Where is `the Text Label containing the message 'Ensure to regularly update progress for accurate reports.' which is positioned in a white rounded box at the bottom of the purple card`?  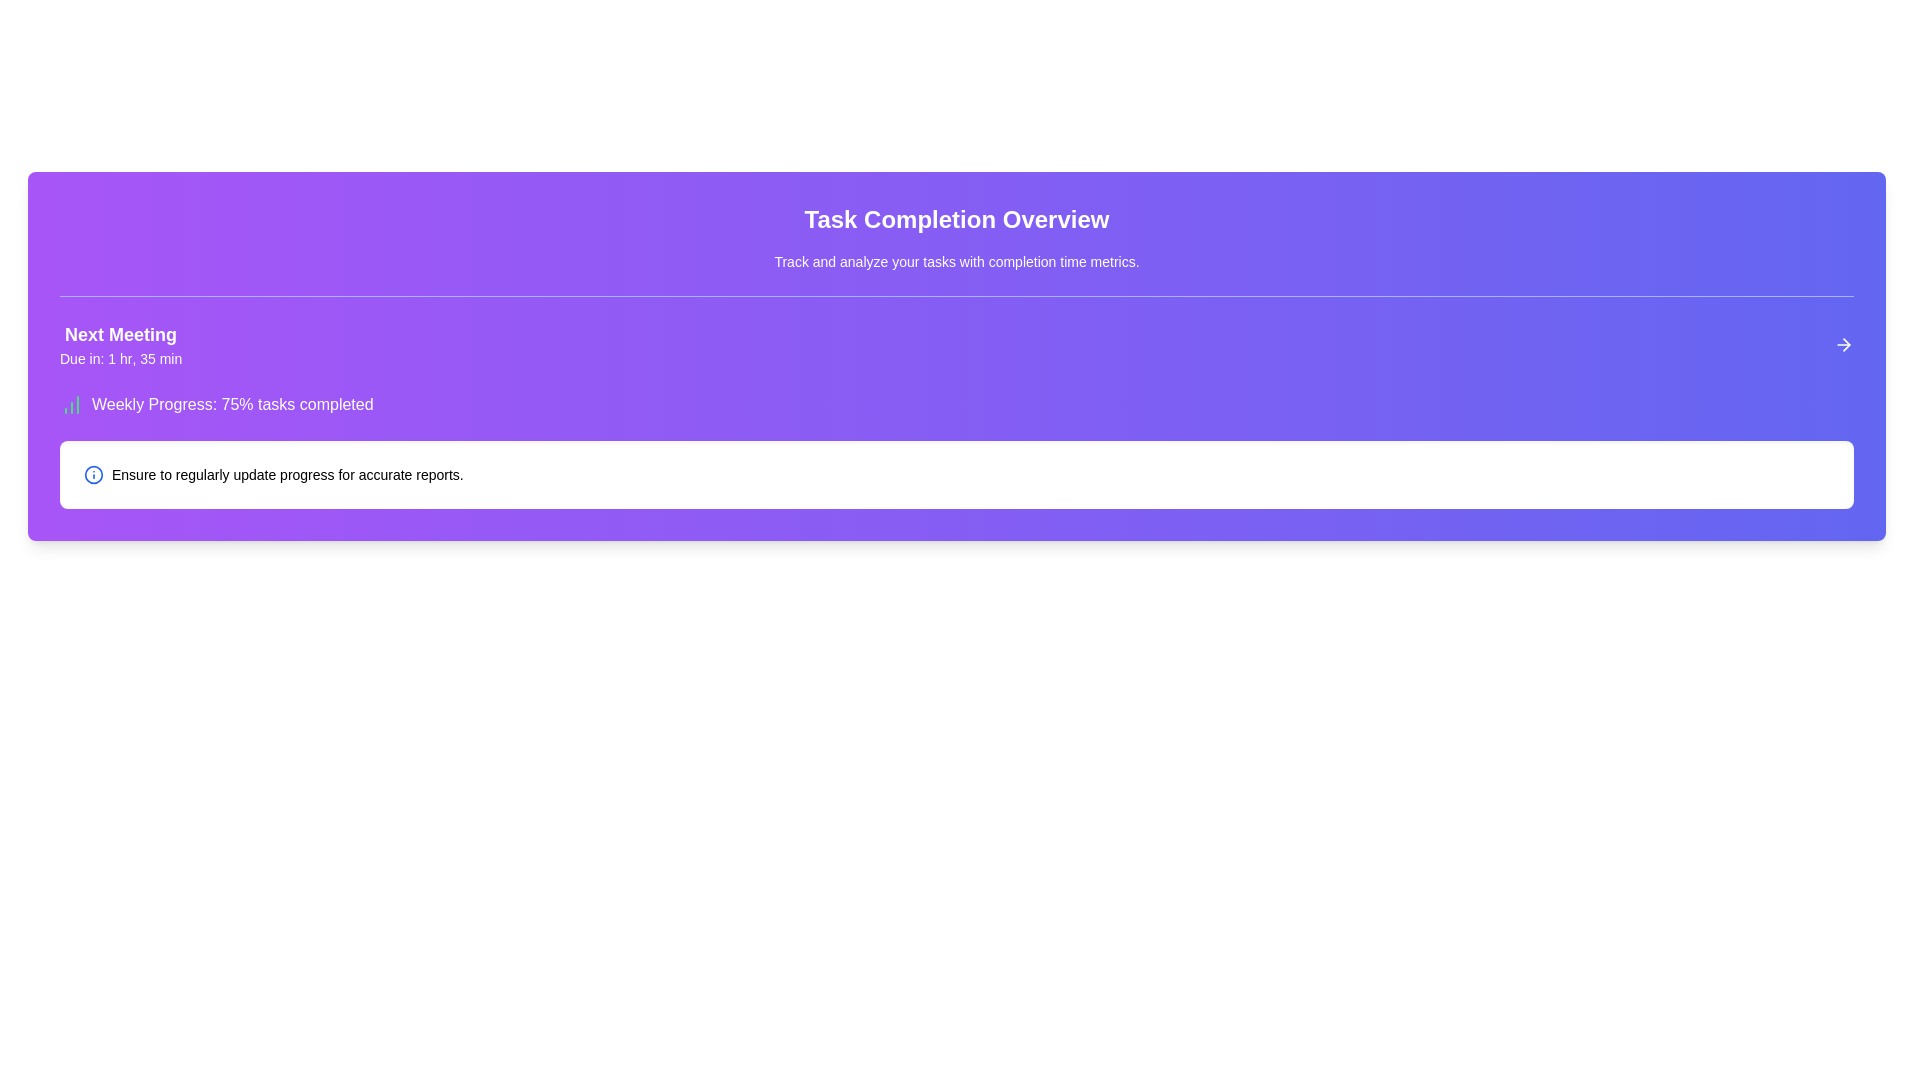 the Text Label containing the message 'Ensure to regularly update progress for accurate reports.' which is positioned in a white rounded box at the bottom of the purple card is located at coordinates (286, 474).